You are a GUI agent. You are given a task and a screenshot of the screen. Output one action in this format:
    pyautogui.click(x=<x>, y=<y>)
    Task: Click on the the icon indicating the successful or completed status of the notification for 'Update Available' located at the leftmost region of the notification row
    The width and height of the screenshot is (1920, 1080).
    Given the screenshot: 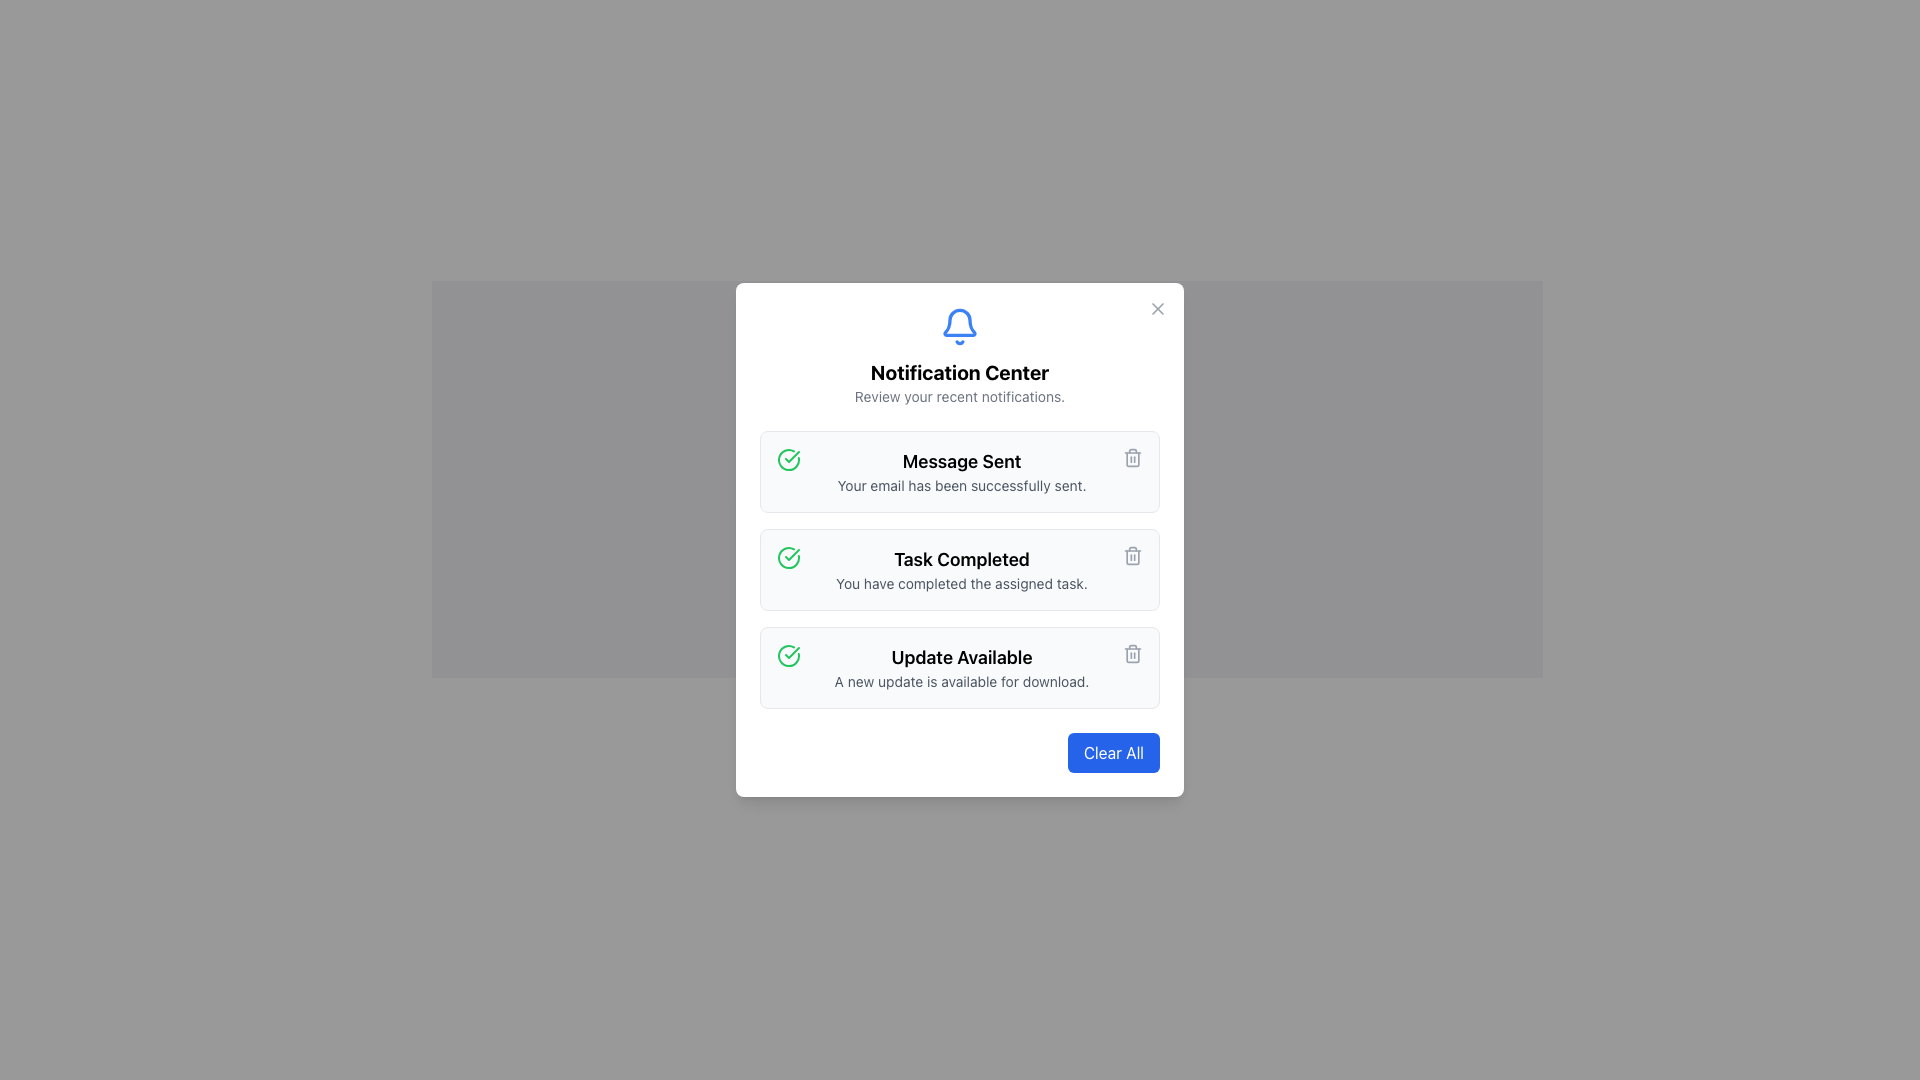 What is the action you would take?
    pyautogui.click(x=787, y=655)
    